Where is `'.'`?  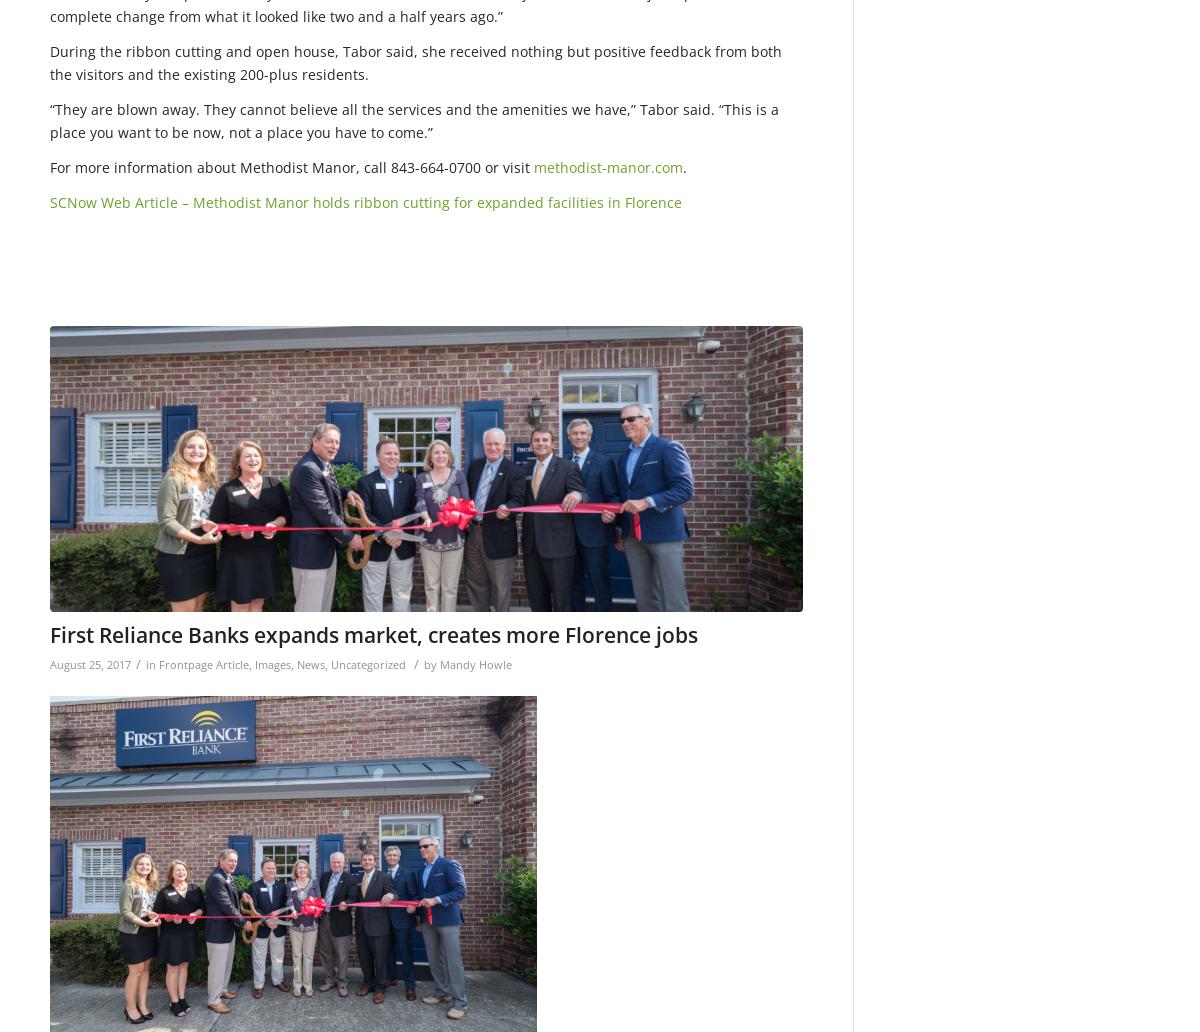
'.' is located at coordinates (684, 166).